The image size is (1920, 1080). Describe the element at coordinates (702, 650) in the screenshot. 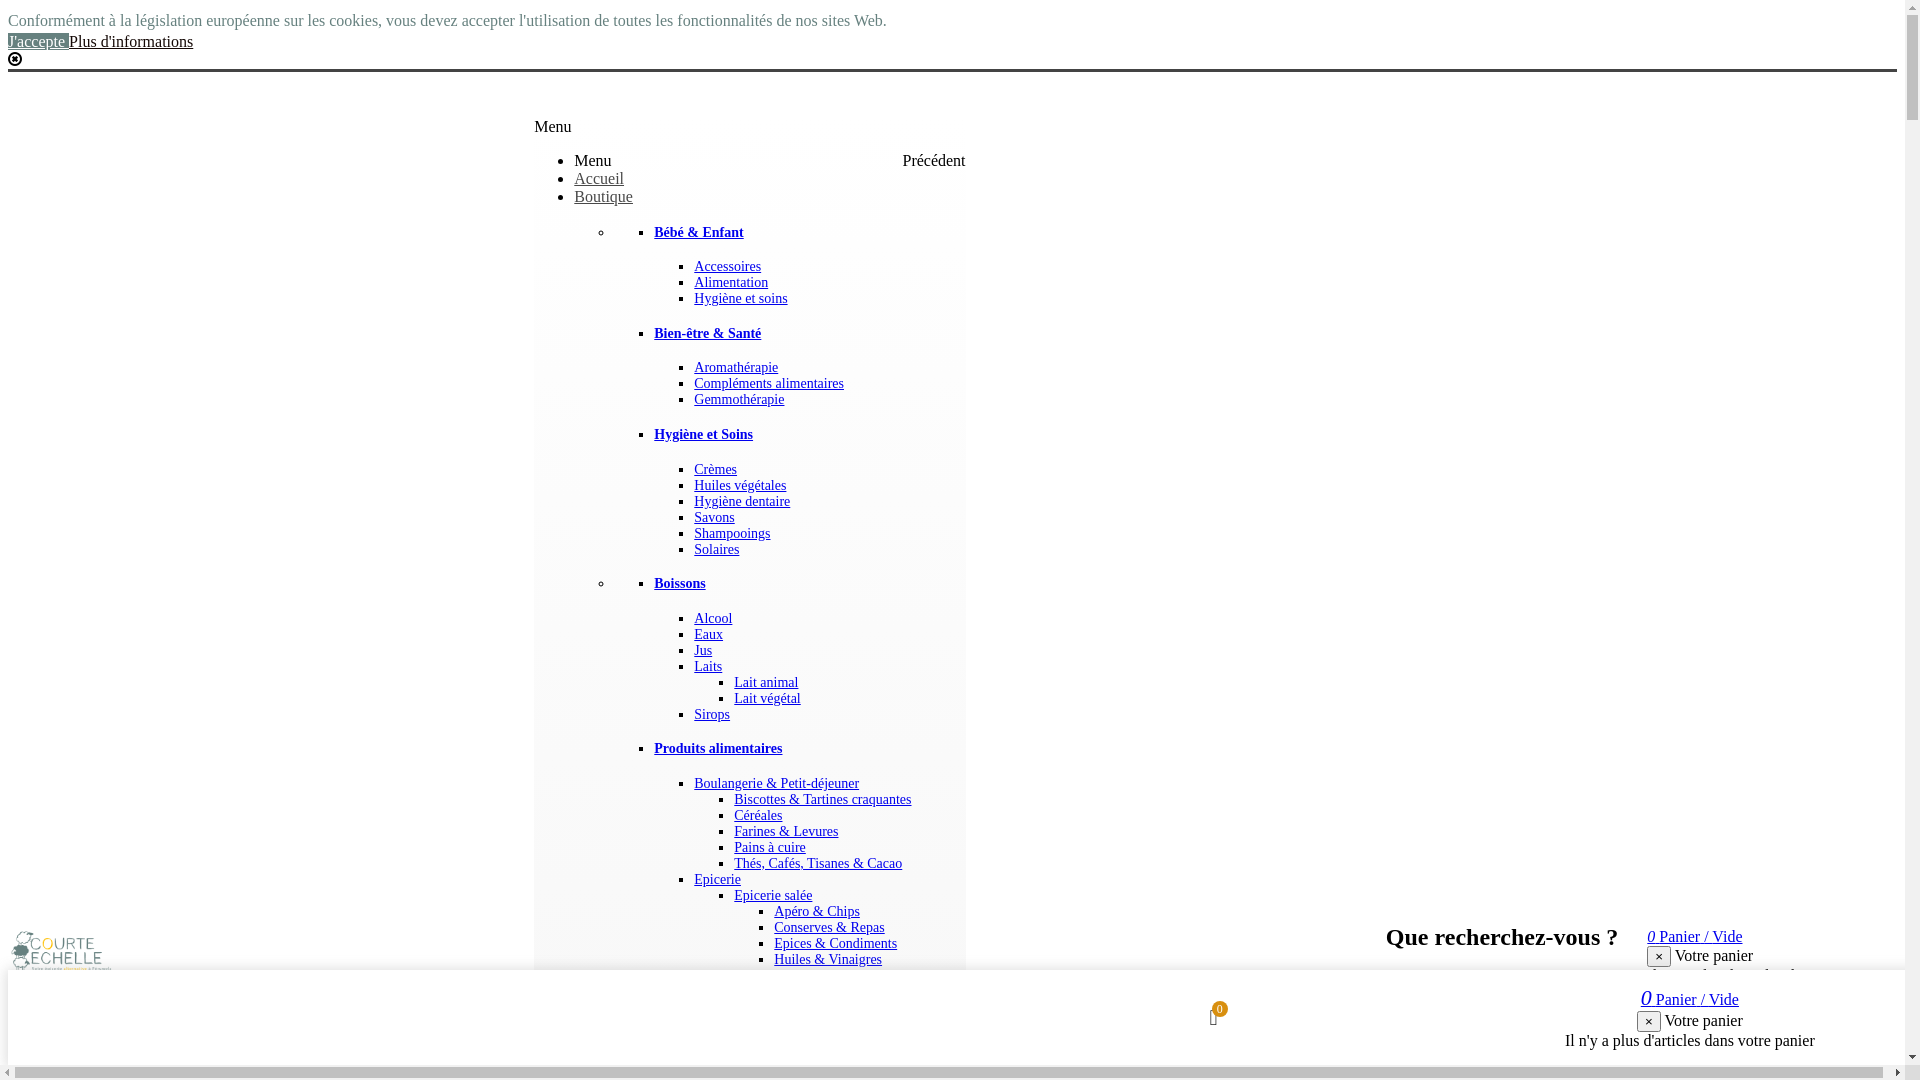

I see `'Jus'` at that location.